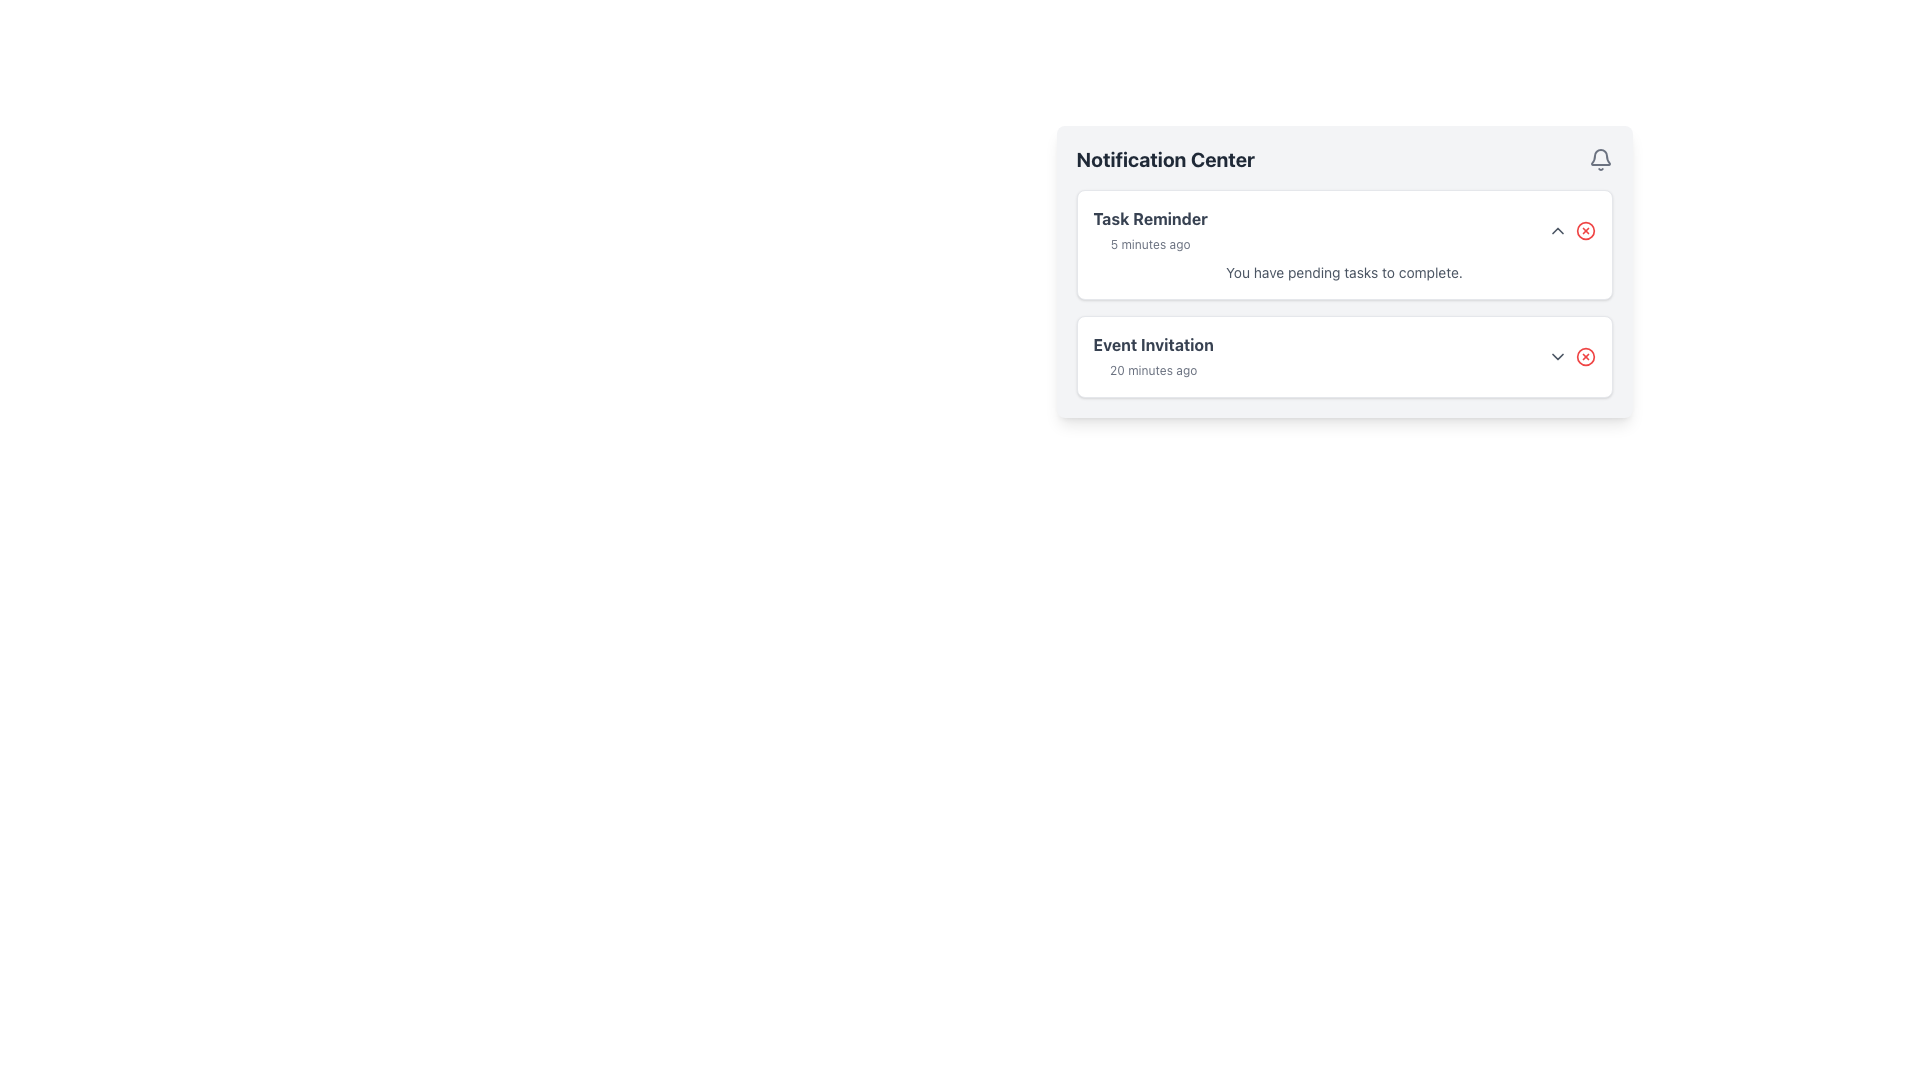 The height and width of the screenshot is (1080, 1920). I want to click on the 'Task Reminder' notification entry in the Notification Center, so click(1344, 293).